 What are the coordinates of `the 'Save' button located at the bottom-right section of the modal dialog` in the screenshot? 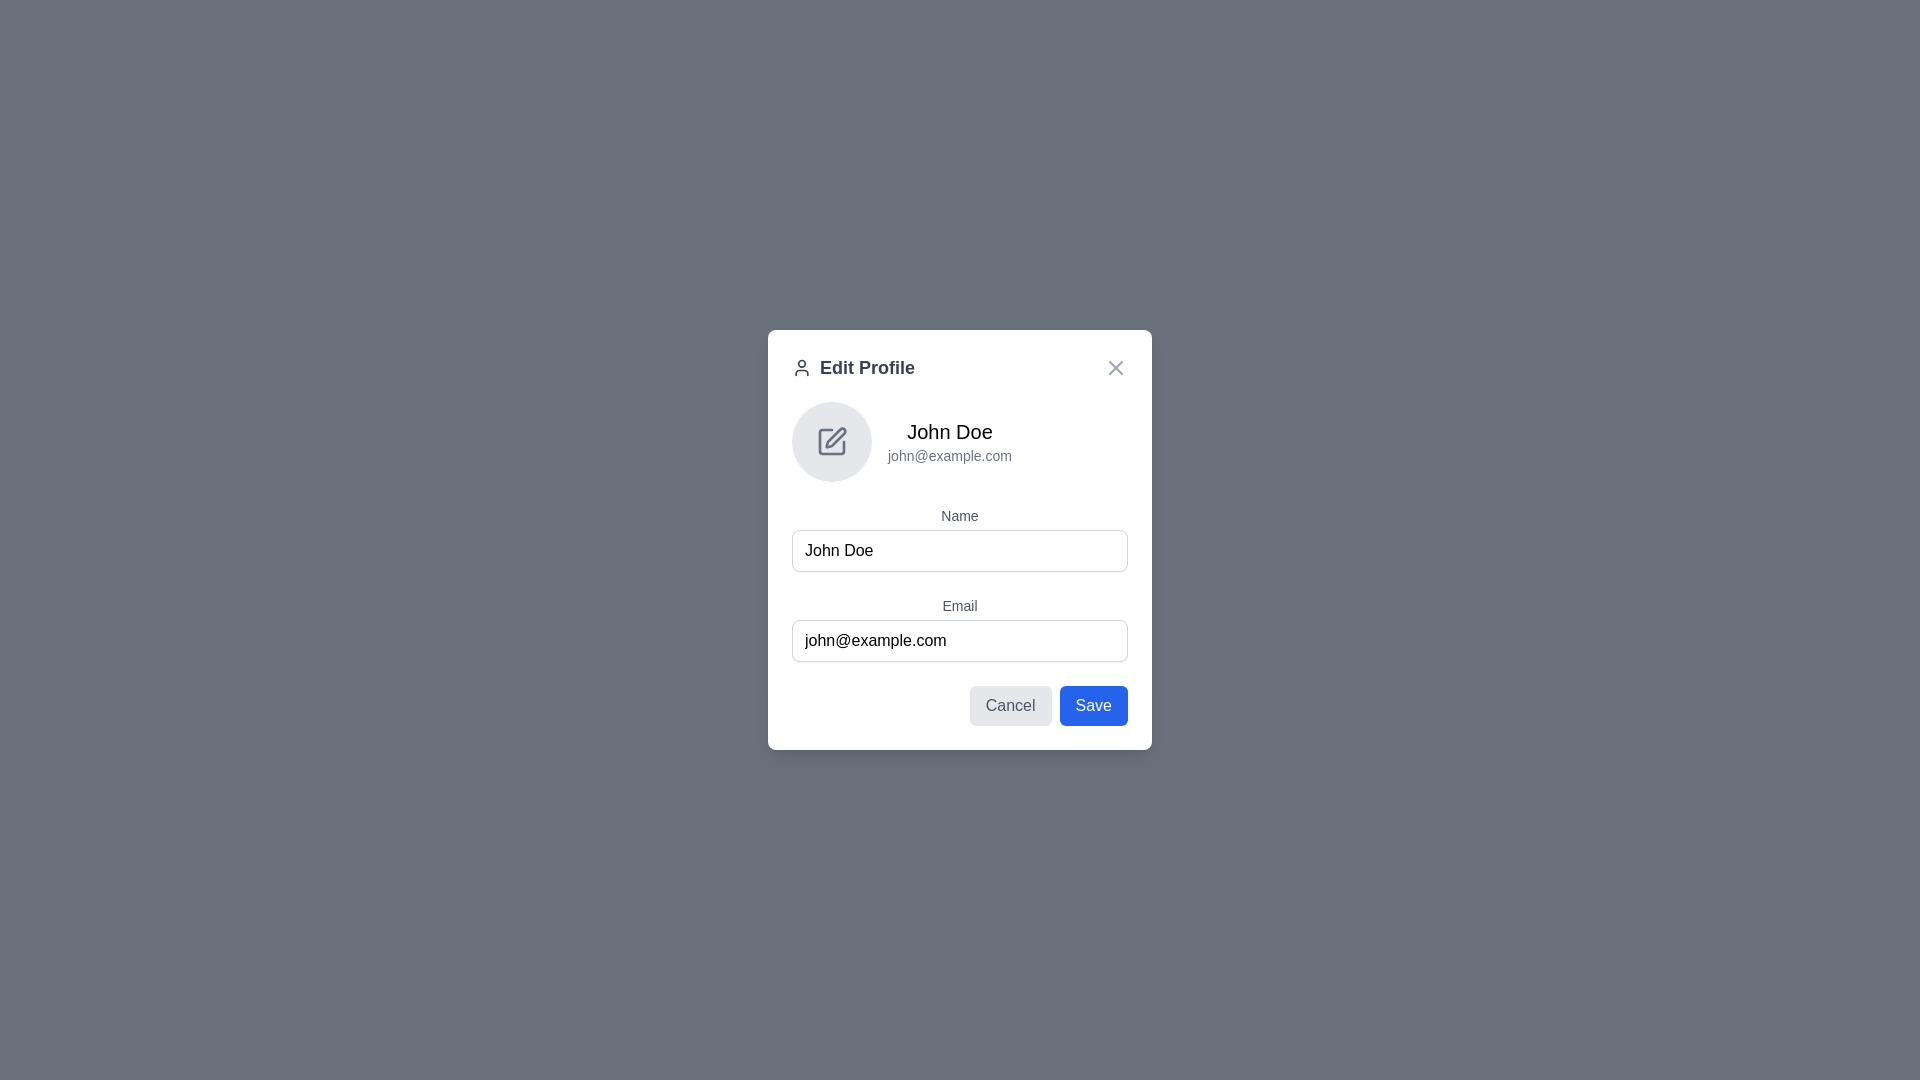 It's located at (1092, 704).